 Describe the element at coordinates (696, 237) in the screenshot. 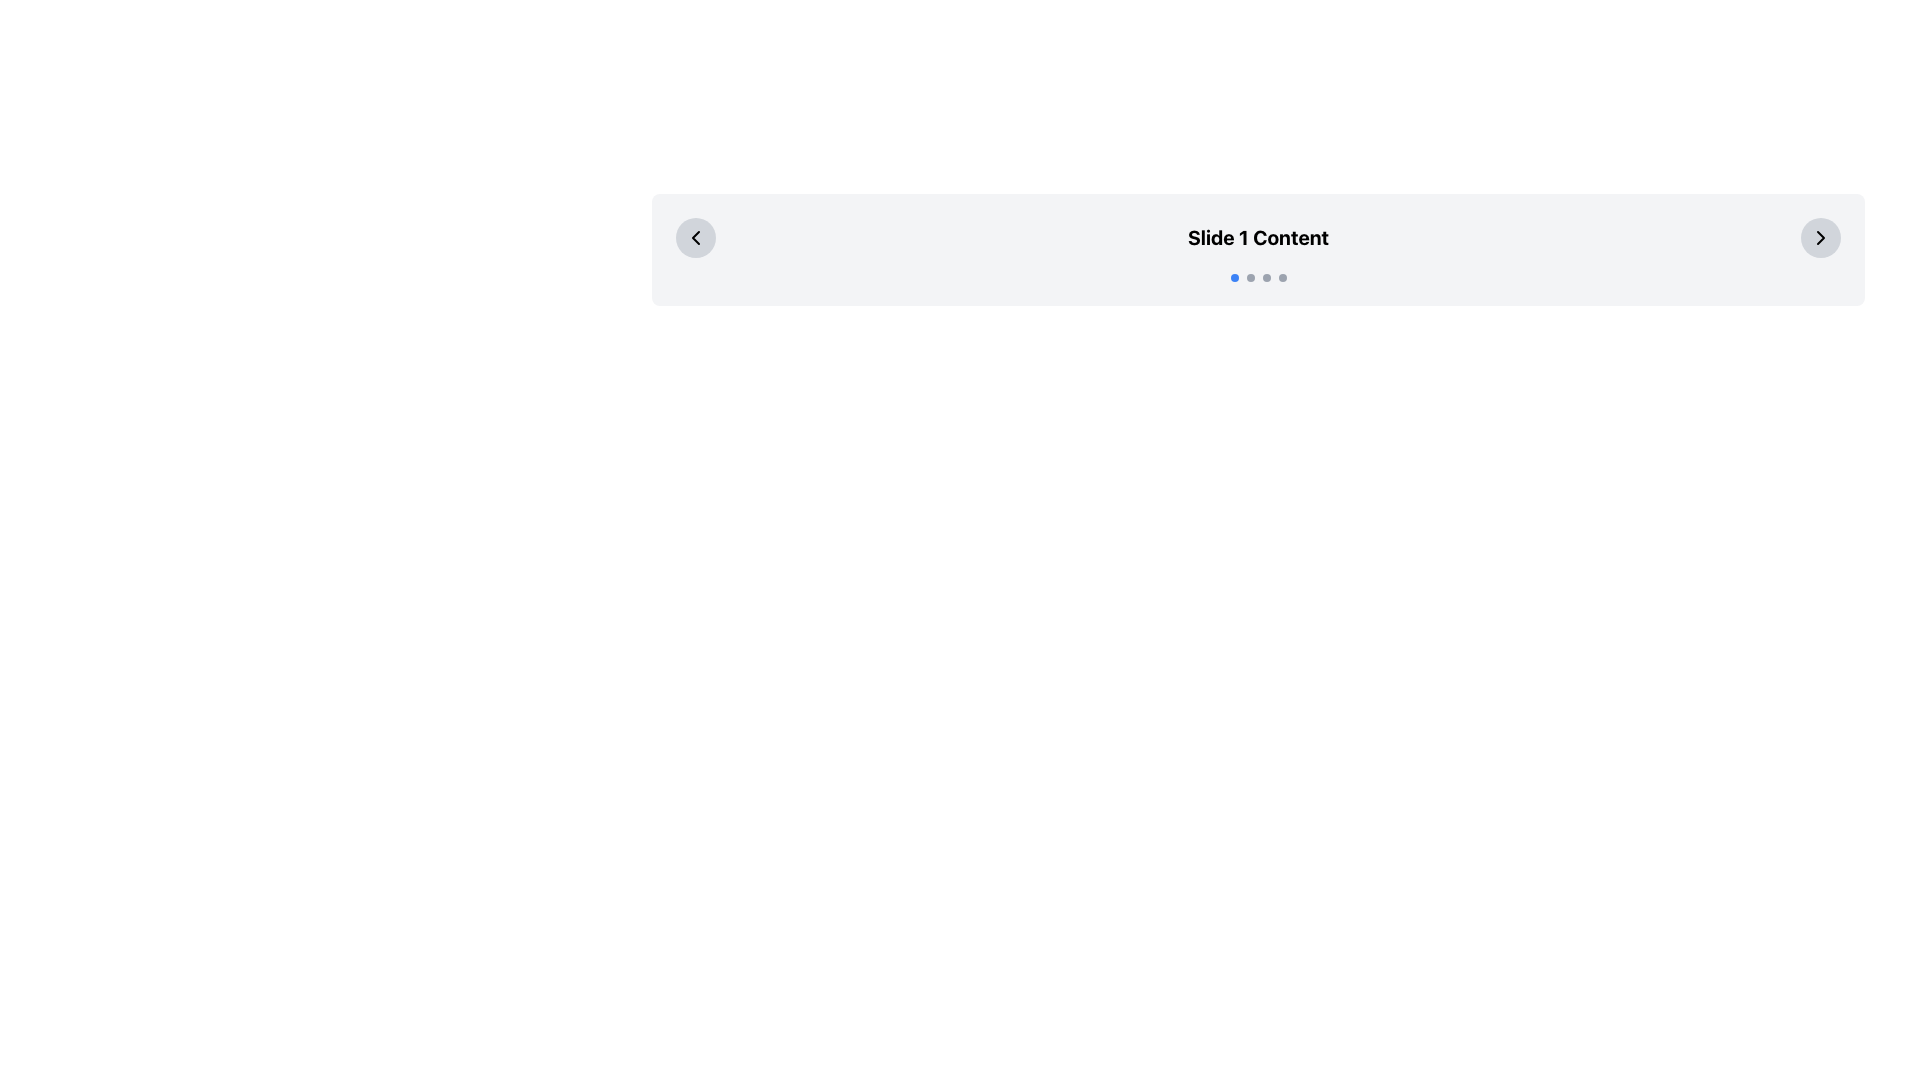

I see `the left-facing chevron icon located in the circular button on the left side of the horizontal navigation bar` at that location.